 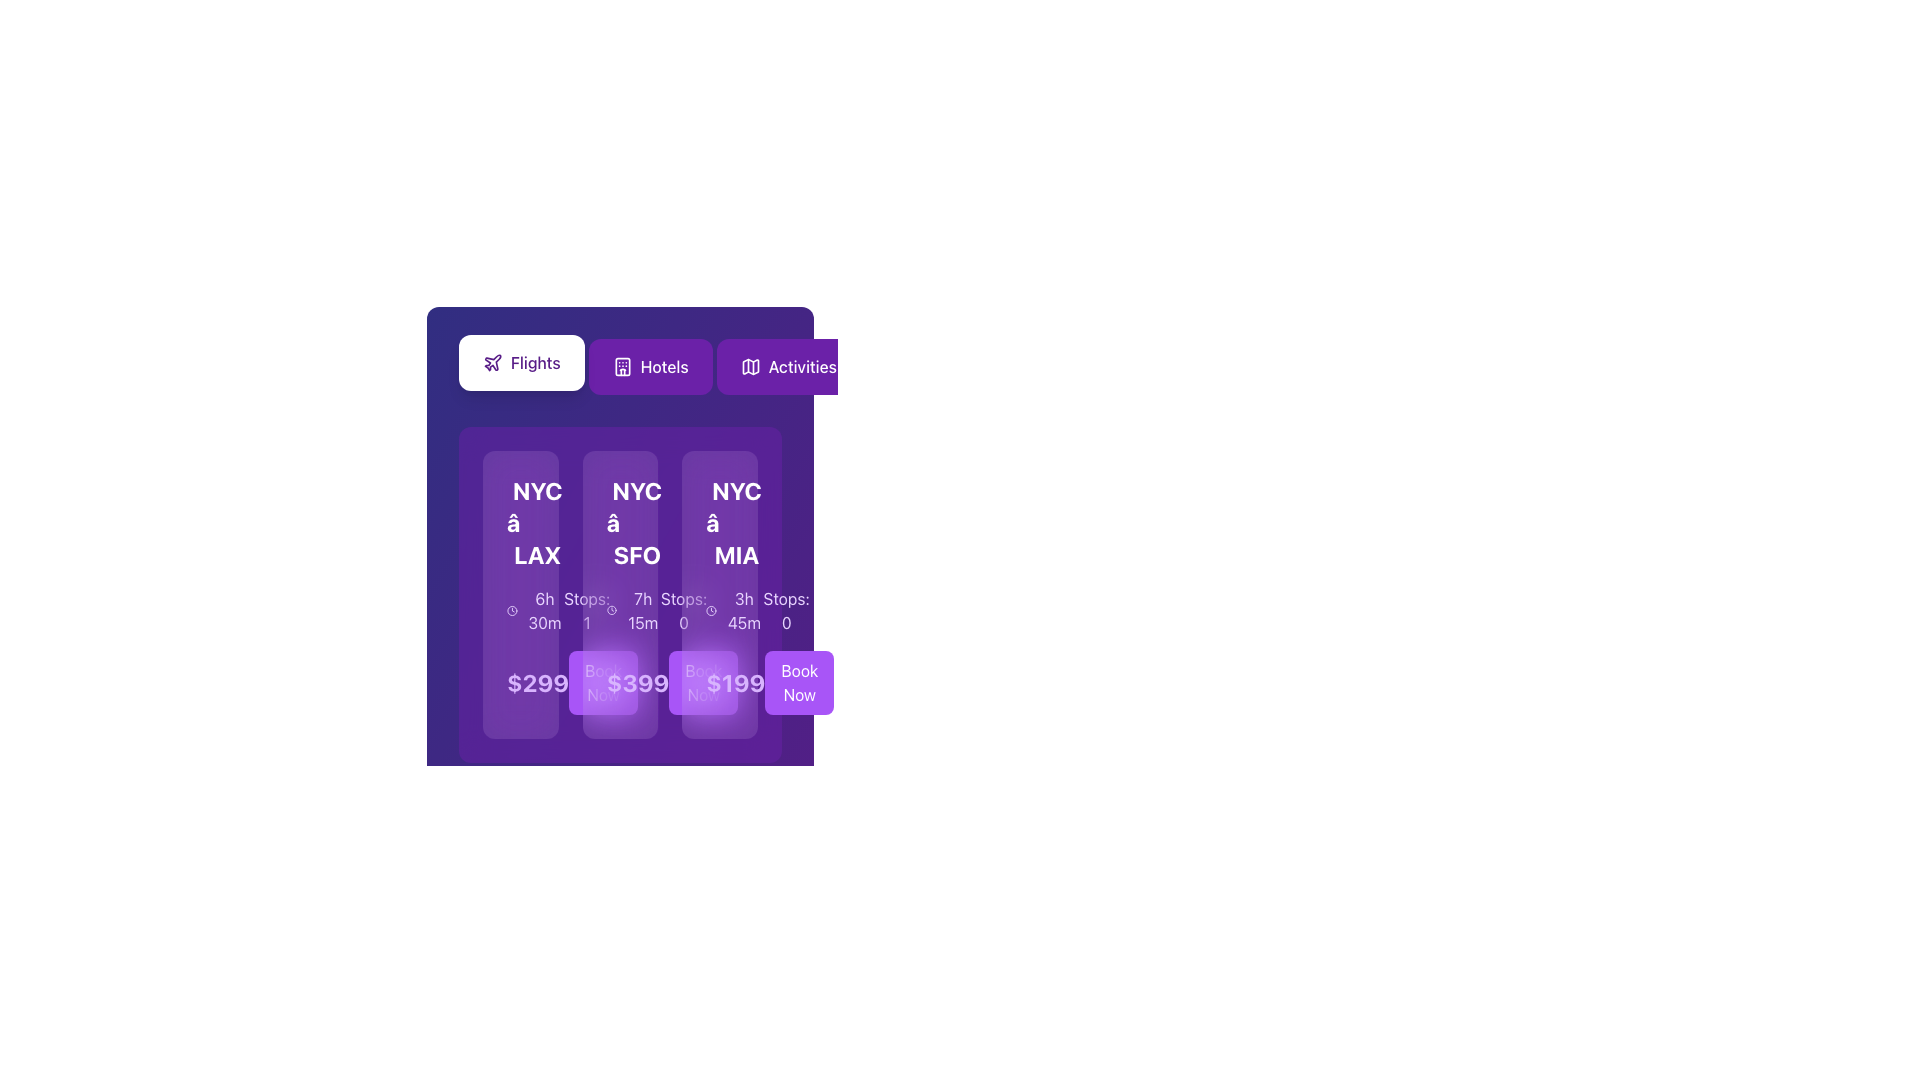 I want to click on the vibrant purple 'Book Now' button with bold white text to proceed with booking, so click(x=798, y=681).